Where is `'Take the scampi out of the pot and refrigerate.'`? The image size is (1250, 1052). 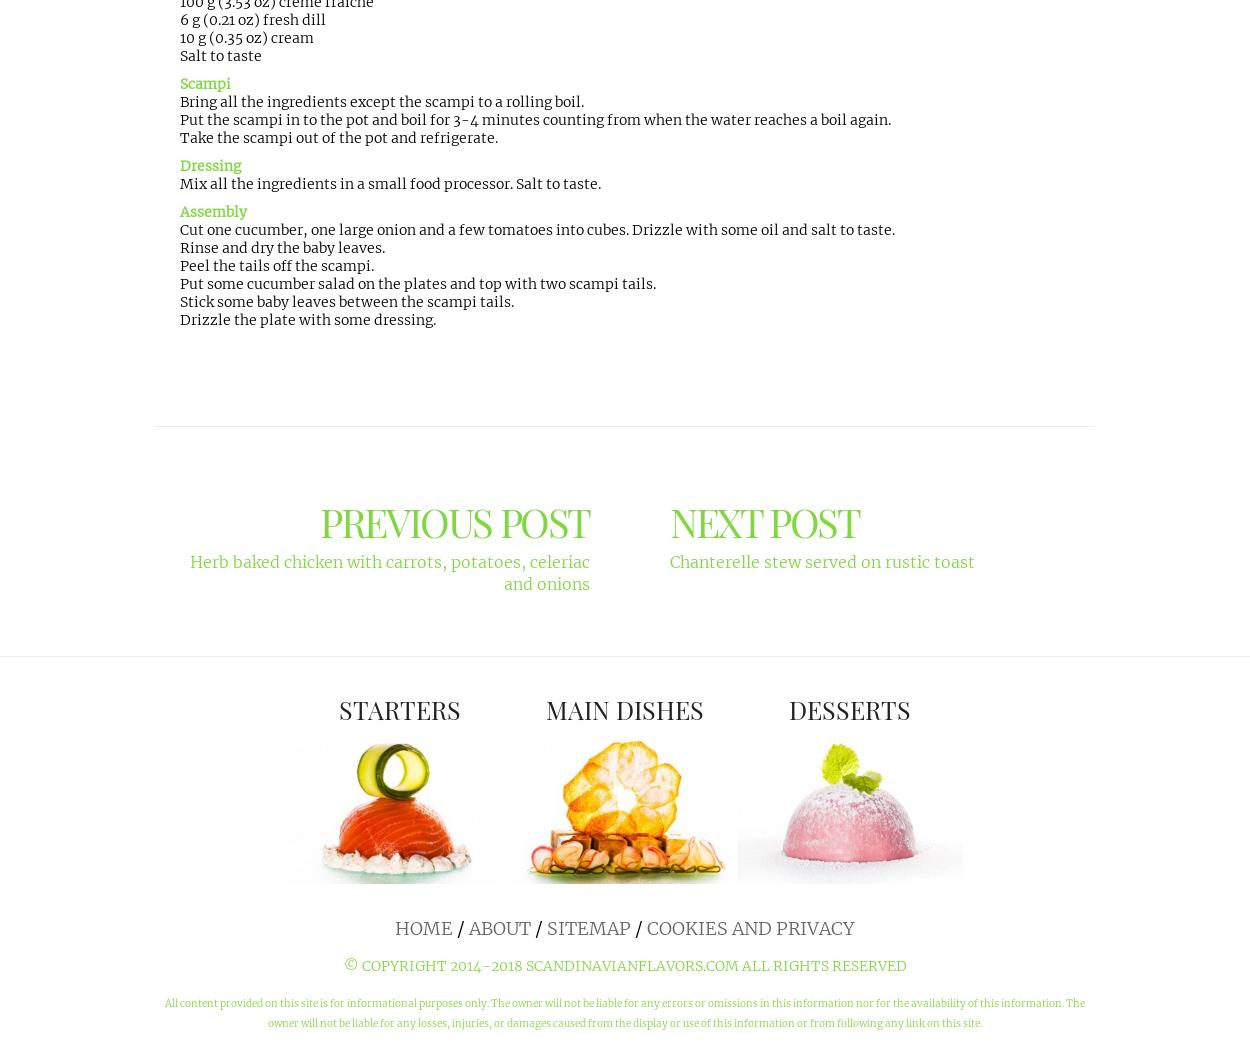
'Take the scampi out of the pot and refrigerate.' is located at coordinates (338, 137).